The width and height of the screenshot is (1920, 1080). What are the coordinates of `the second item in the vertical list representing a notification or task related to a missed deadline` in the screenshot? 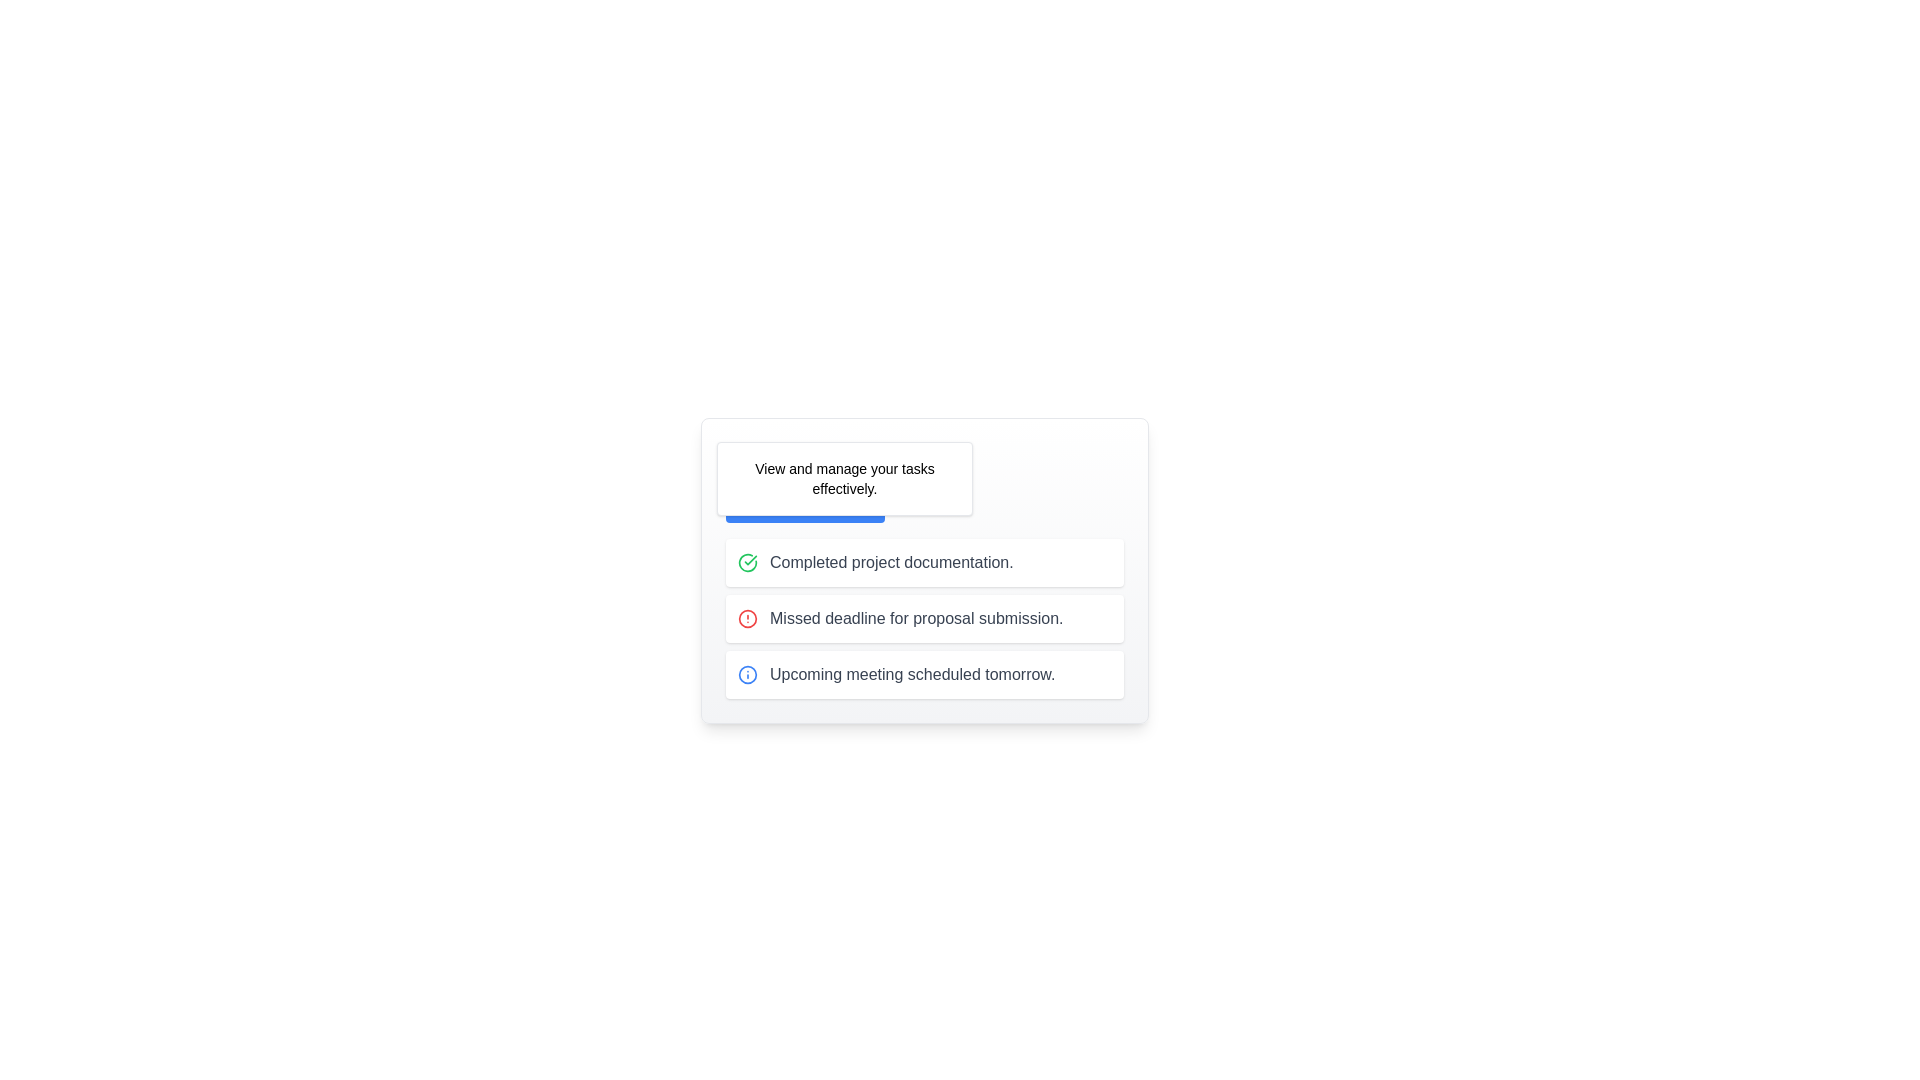 It's located at (924, 617).